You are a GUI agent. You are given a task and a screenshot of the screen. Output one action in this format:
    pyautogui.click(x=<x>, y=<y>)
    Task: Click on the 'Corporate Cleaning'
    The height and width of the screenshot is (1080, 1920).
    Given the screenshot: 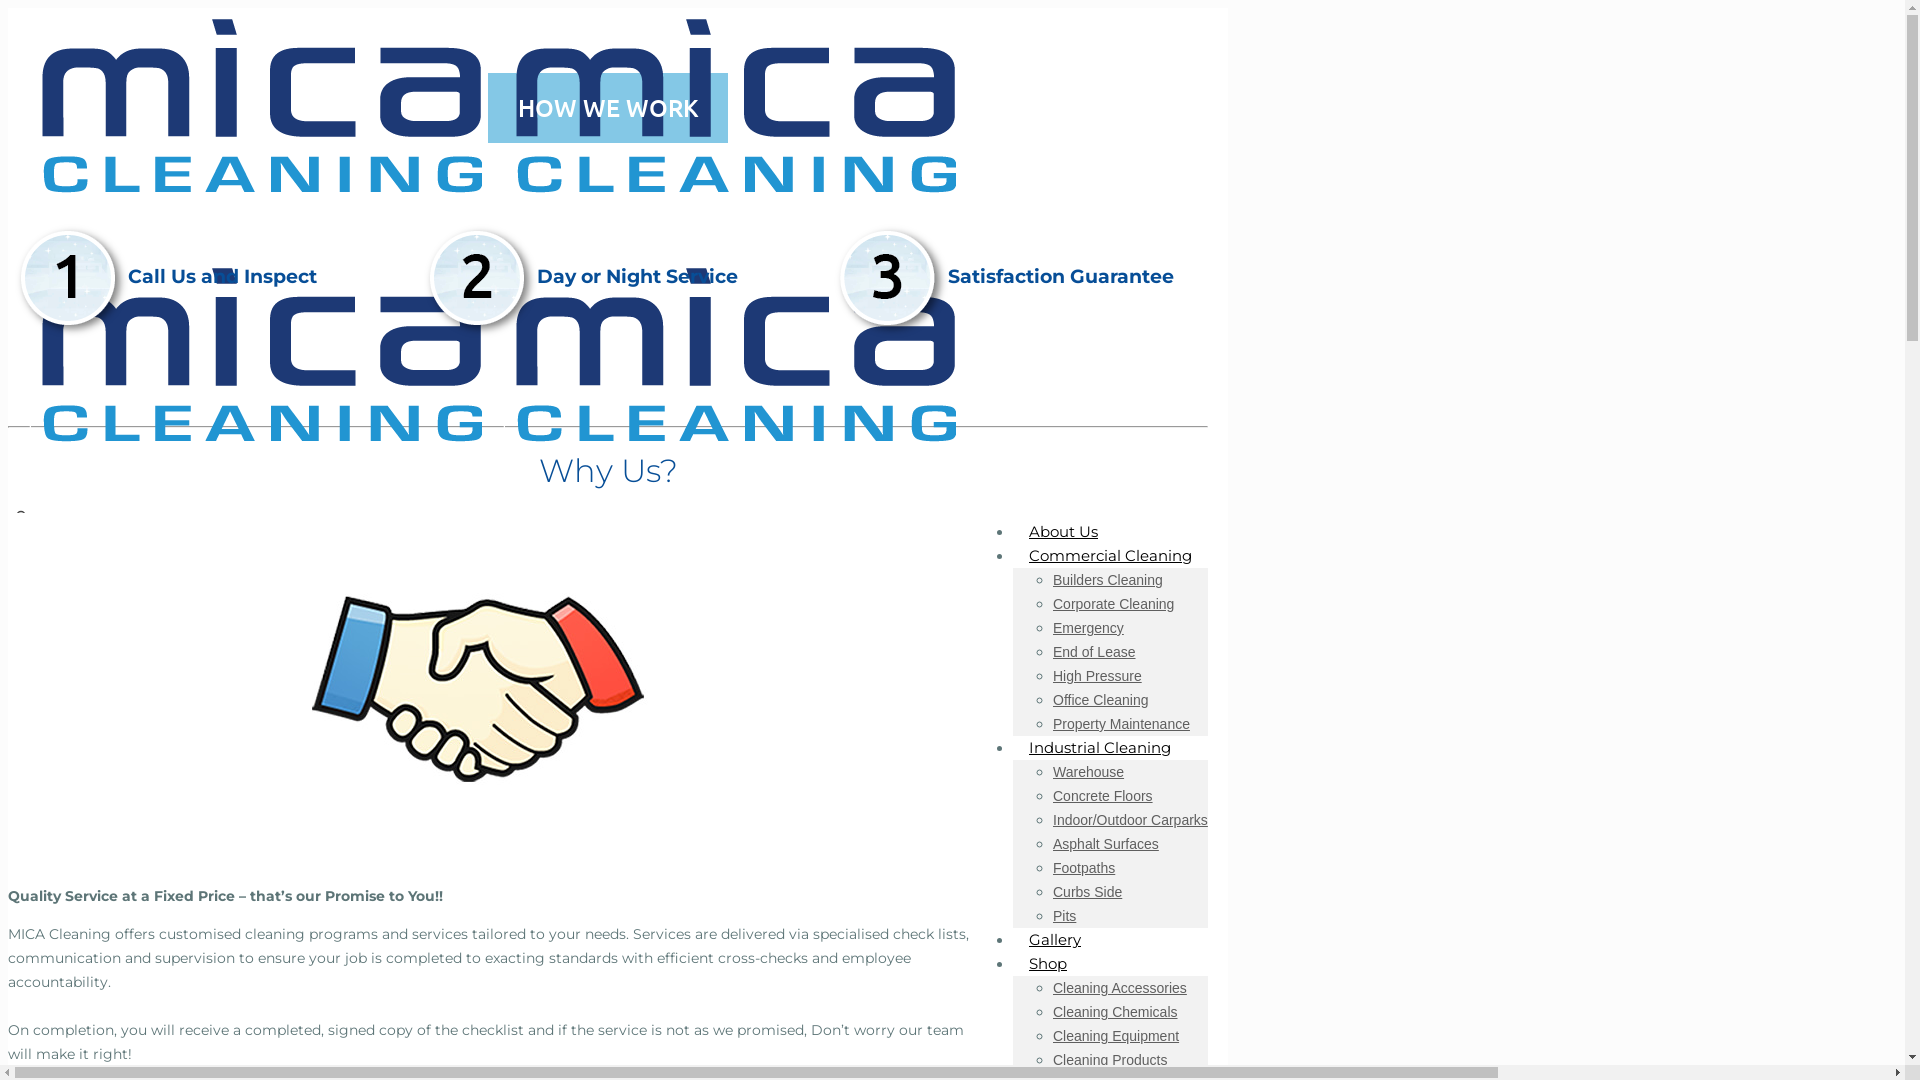 What is the action you would take?
    pyautogui.click(x=1112, y=603)
    